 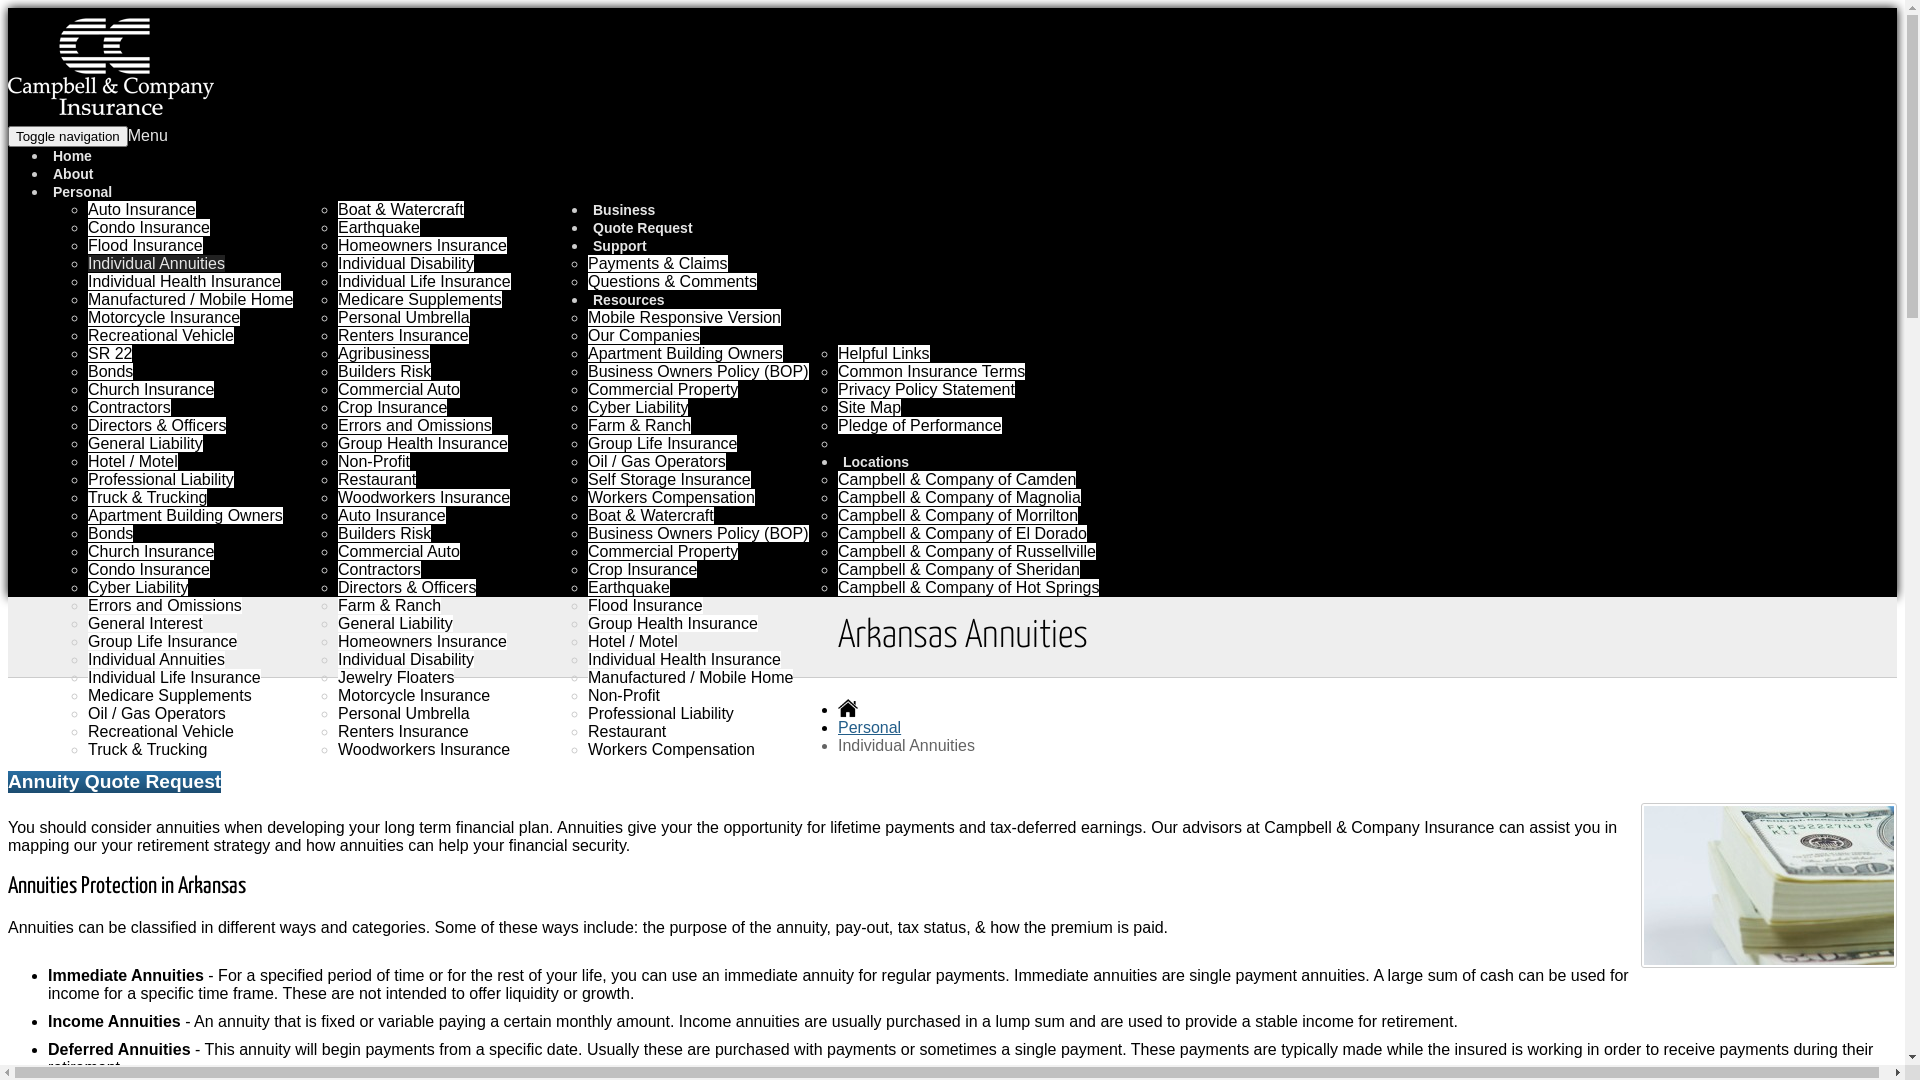 What do you see at coordinates (878, 462) in the screenshot?
I see `'Locations'` at bounding box center [878, 462].